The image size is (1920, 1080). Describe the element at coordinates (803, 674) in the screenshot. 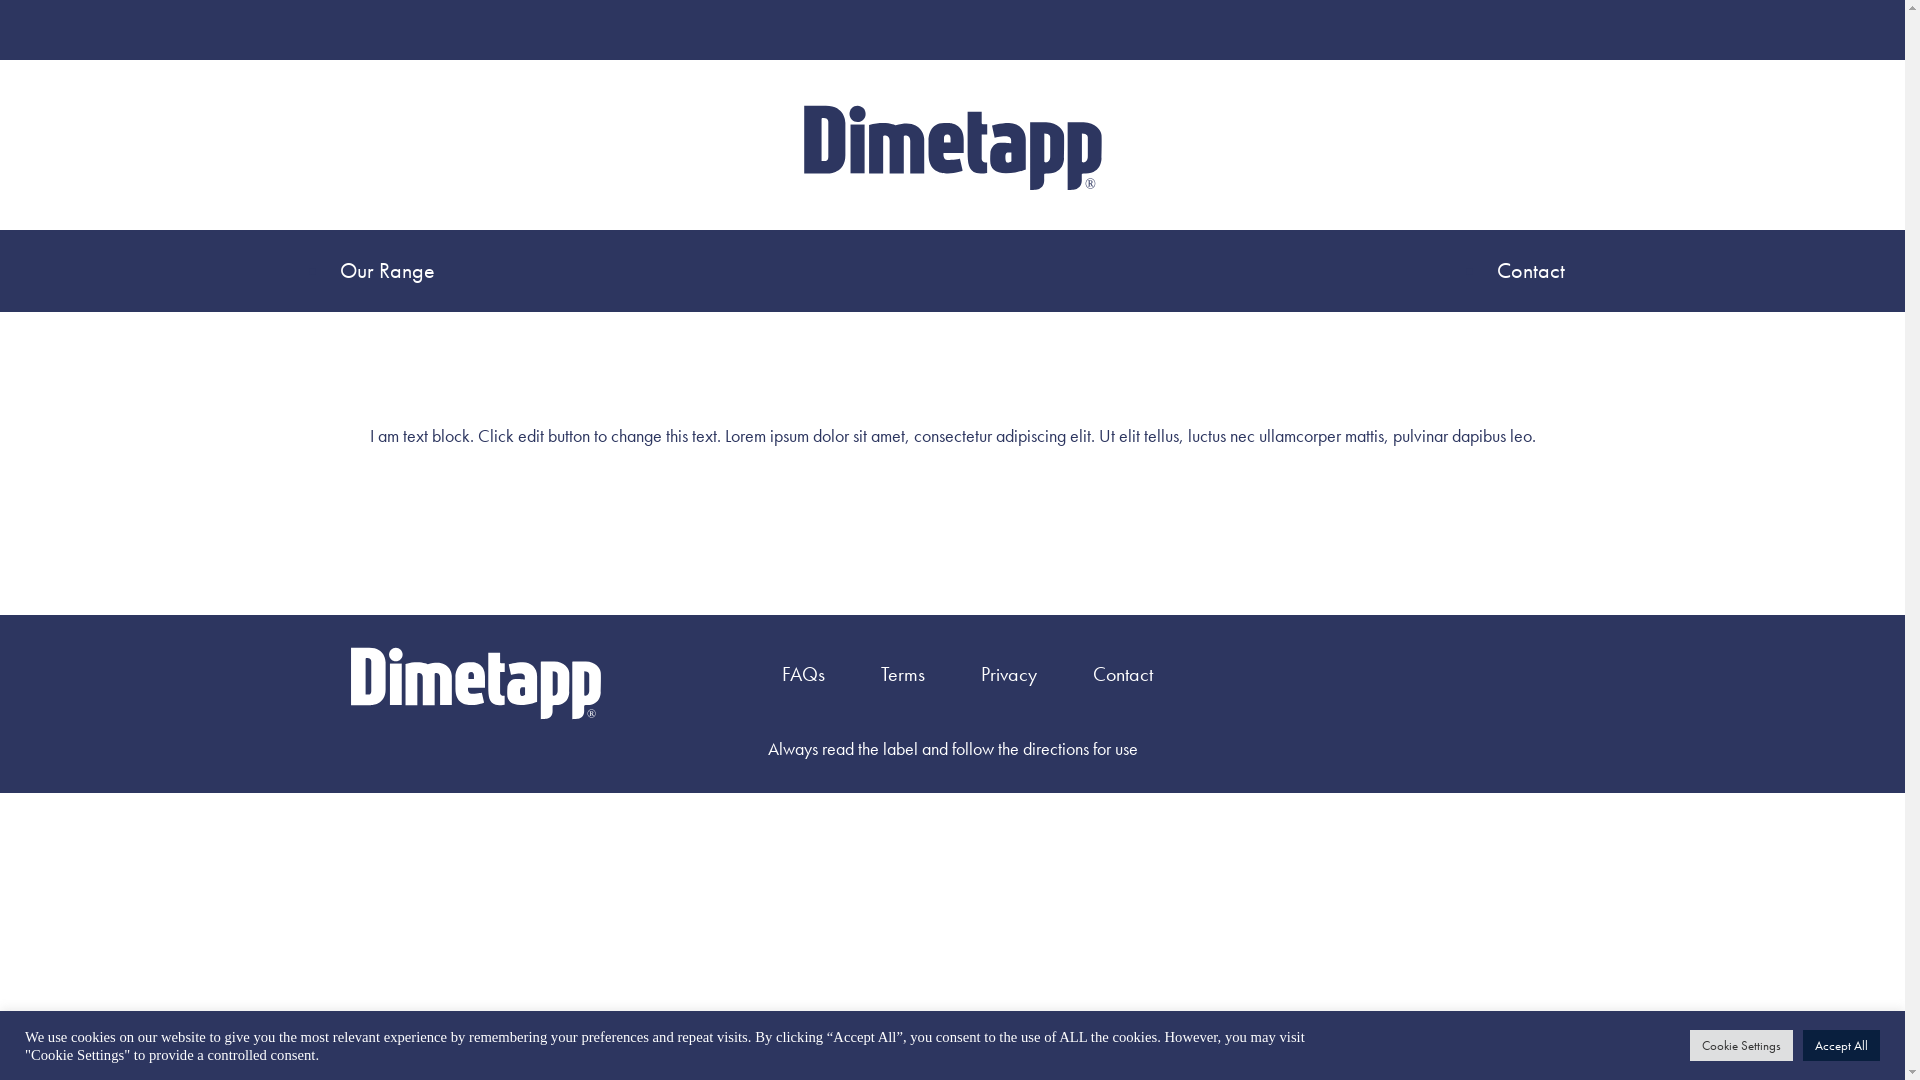

I see `'FAQs'` at that location.